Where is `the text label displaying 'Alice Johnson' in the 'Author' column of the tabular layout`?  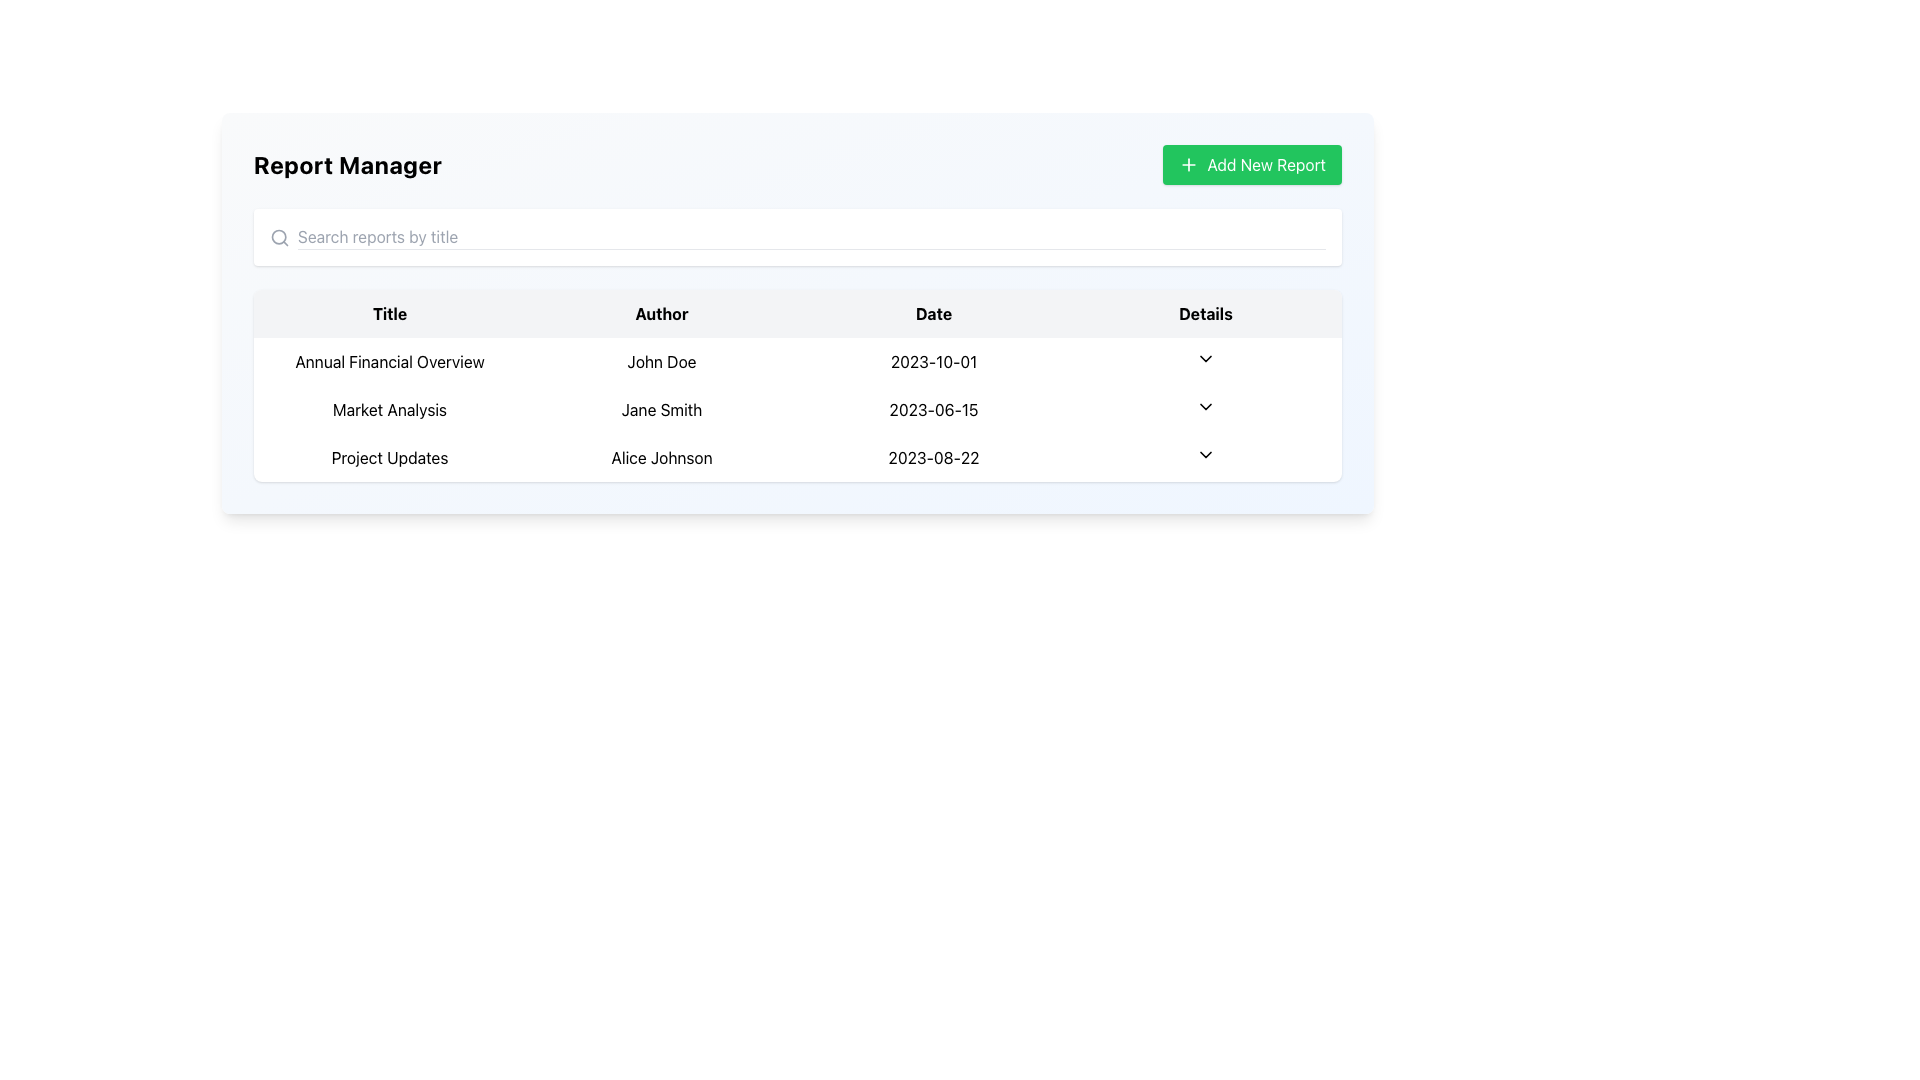 the text label displaying 'Alice Johnson' in the 'Author' column of the tabular layout is located at coordinates (662, 458).